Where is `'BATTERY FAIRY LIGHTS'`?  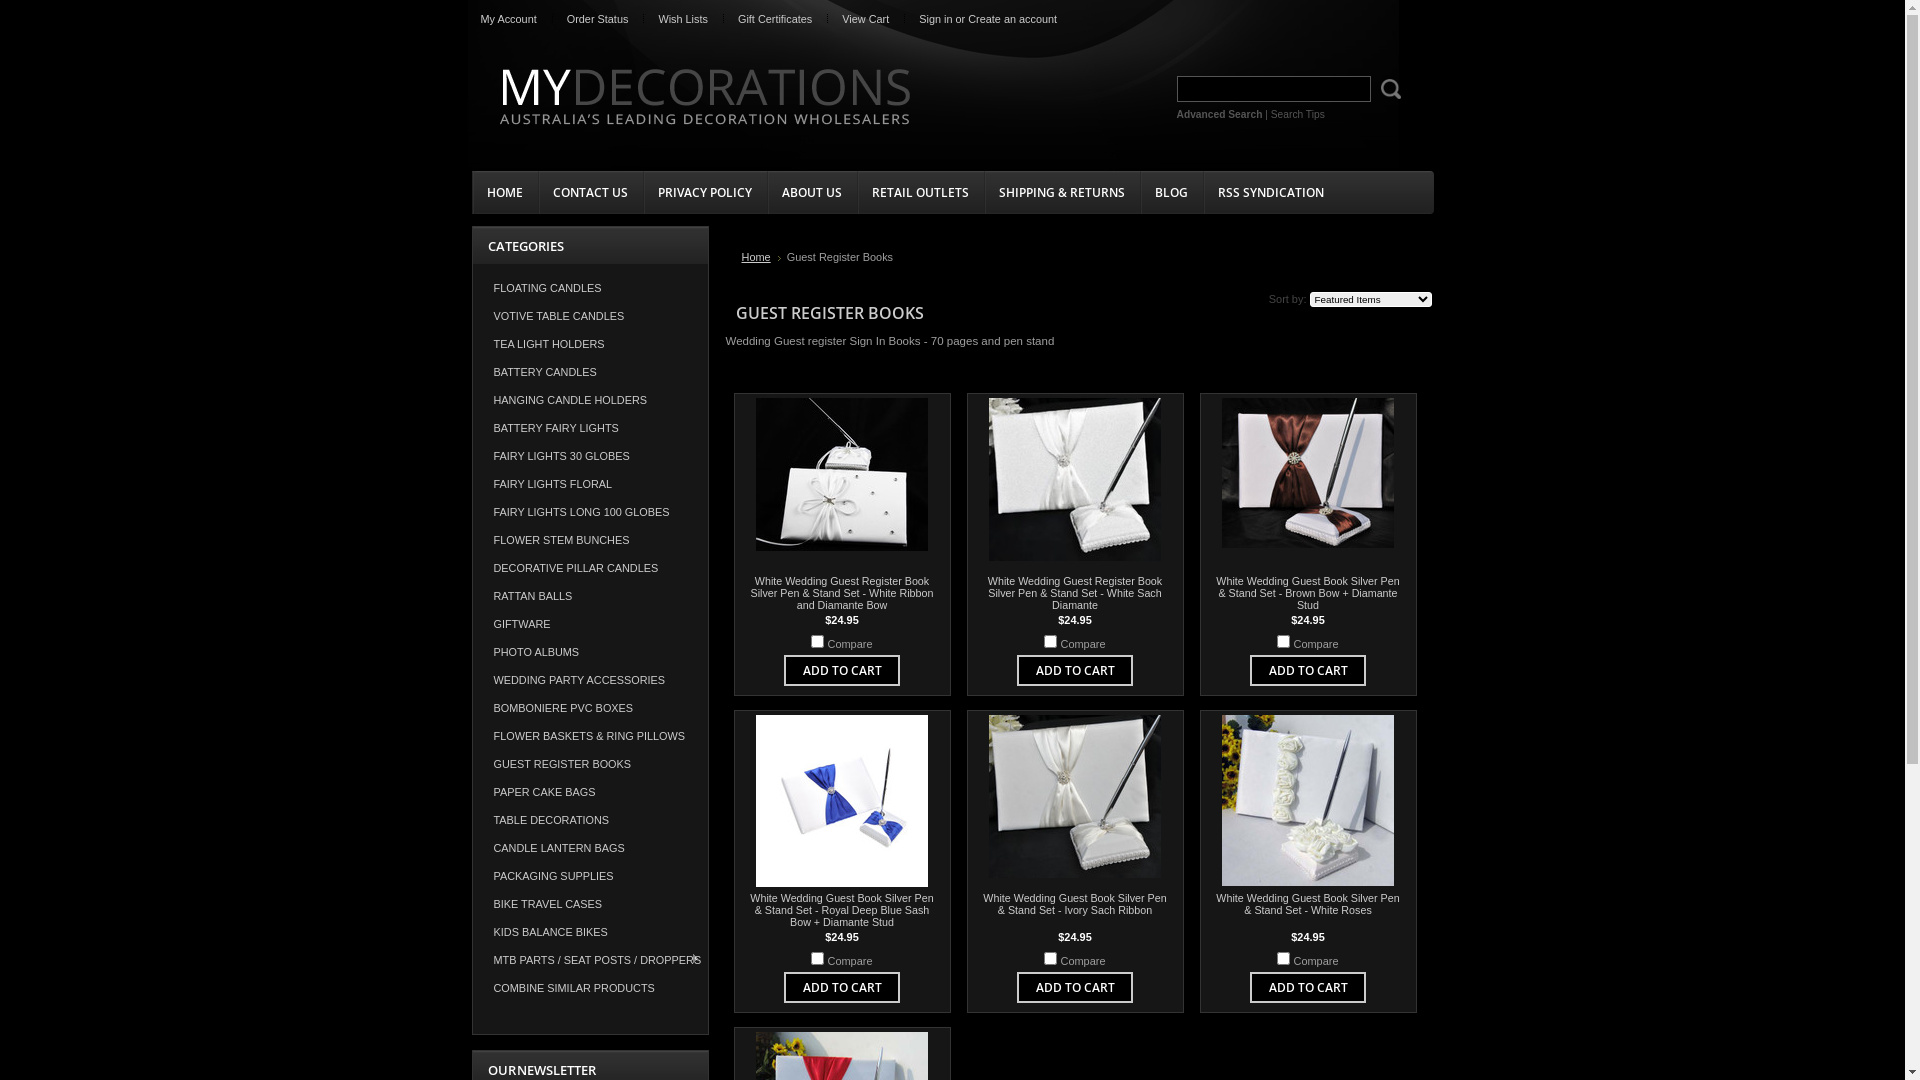
'BATTERY FAIRY LIGHTS' is located at coordinates (589, 427).